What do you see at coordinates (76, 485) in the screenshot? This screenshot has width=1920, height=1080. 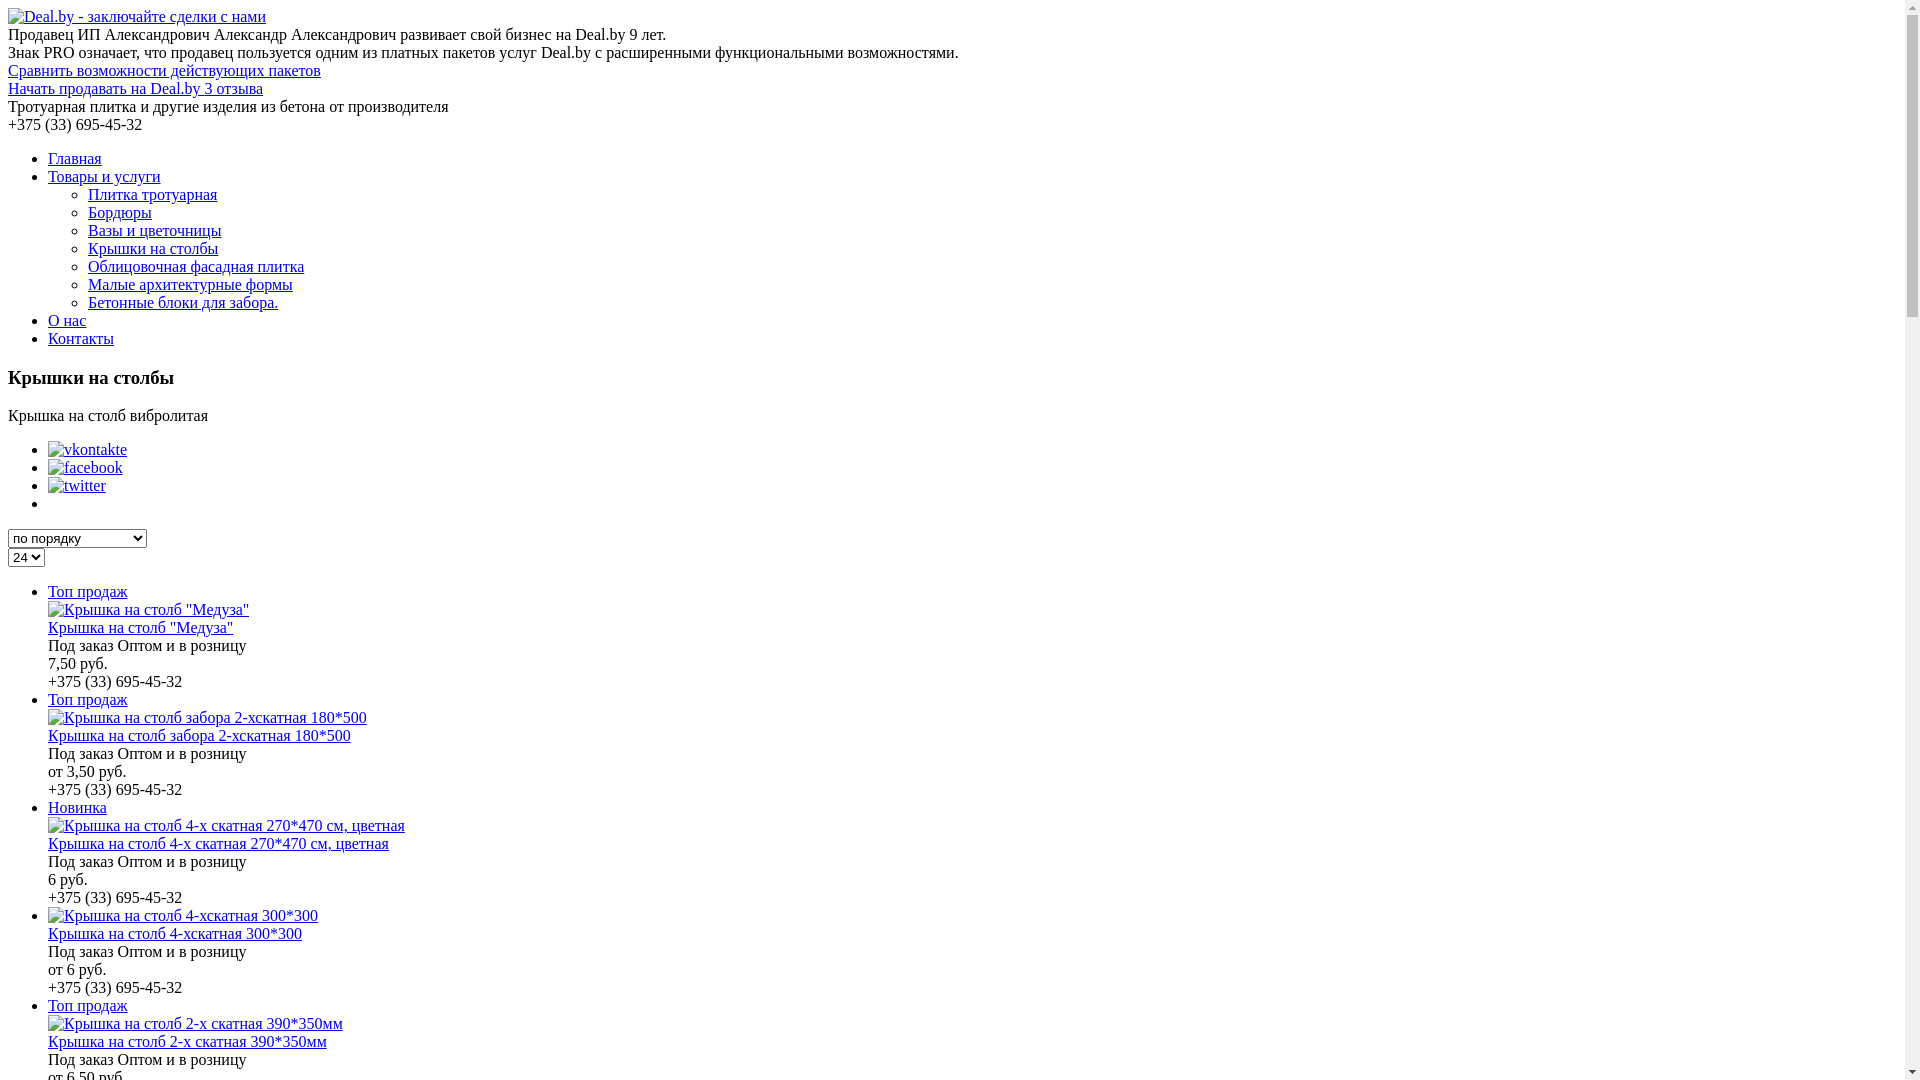 I see `'twitter'` at bounding box center [76, 485].